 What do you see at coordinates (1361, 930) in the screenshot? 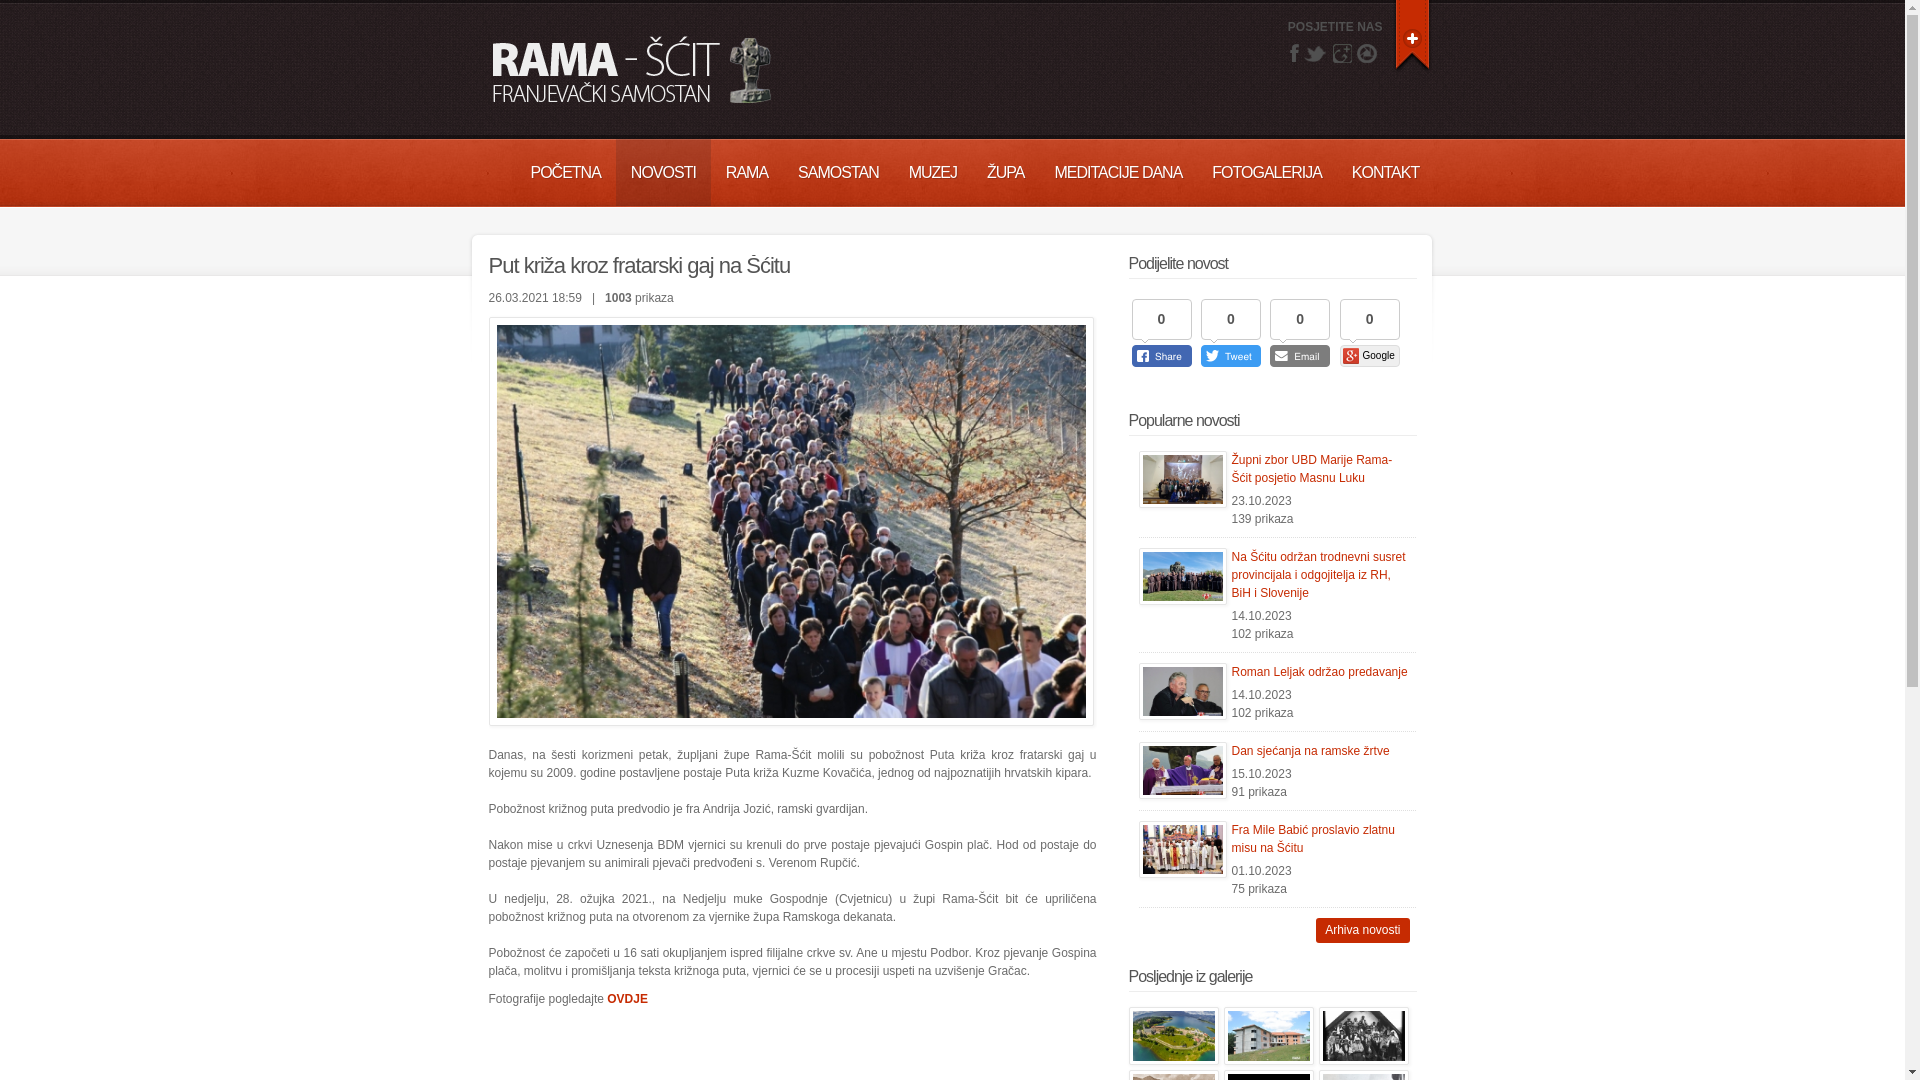
I see `'Arhiva novosti'` at bounding box center [1361, 930].